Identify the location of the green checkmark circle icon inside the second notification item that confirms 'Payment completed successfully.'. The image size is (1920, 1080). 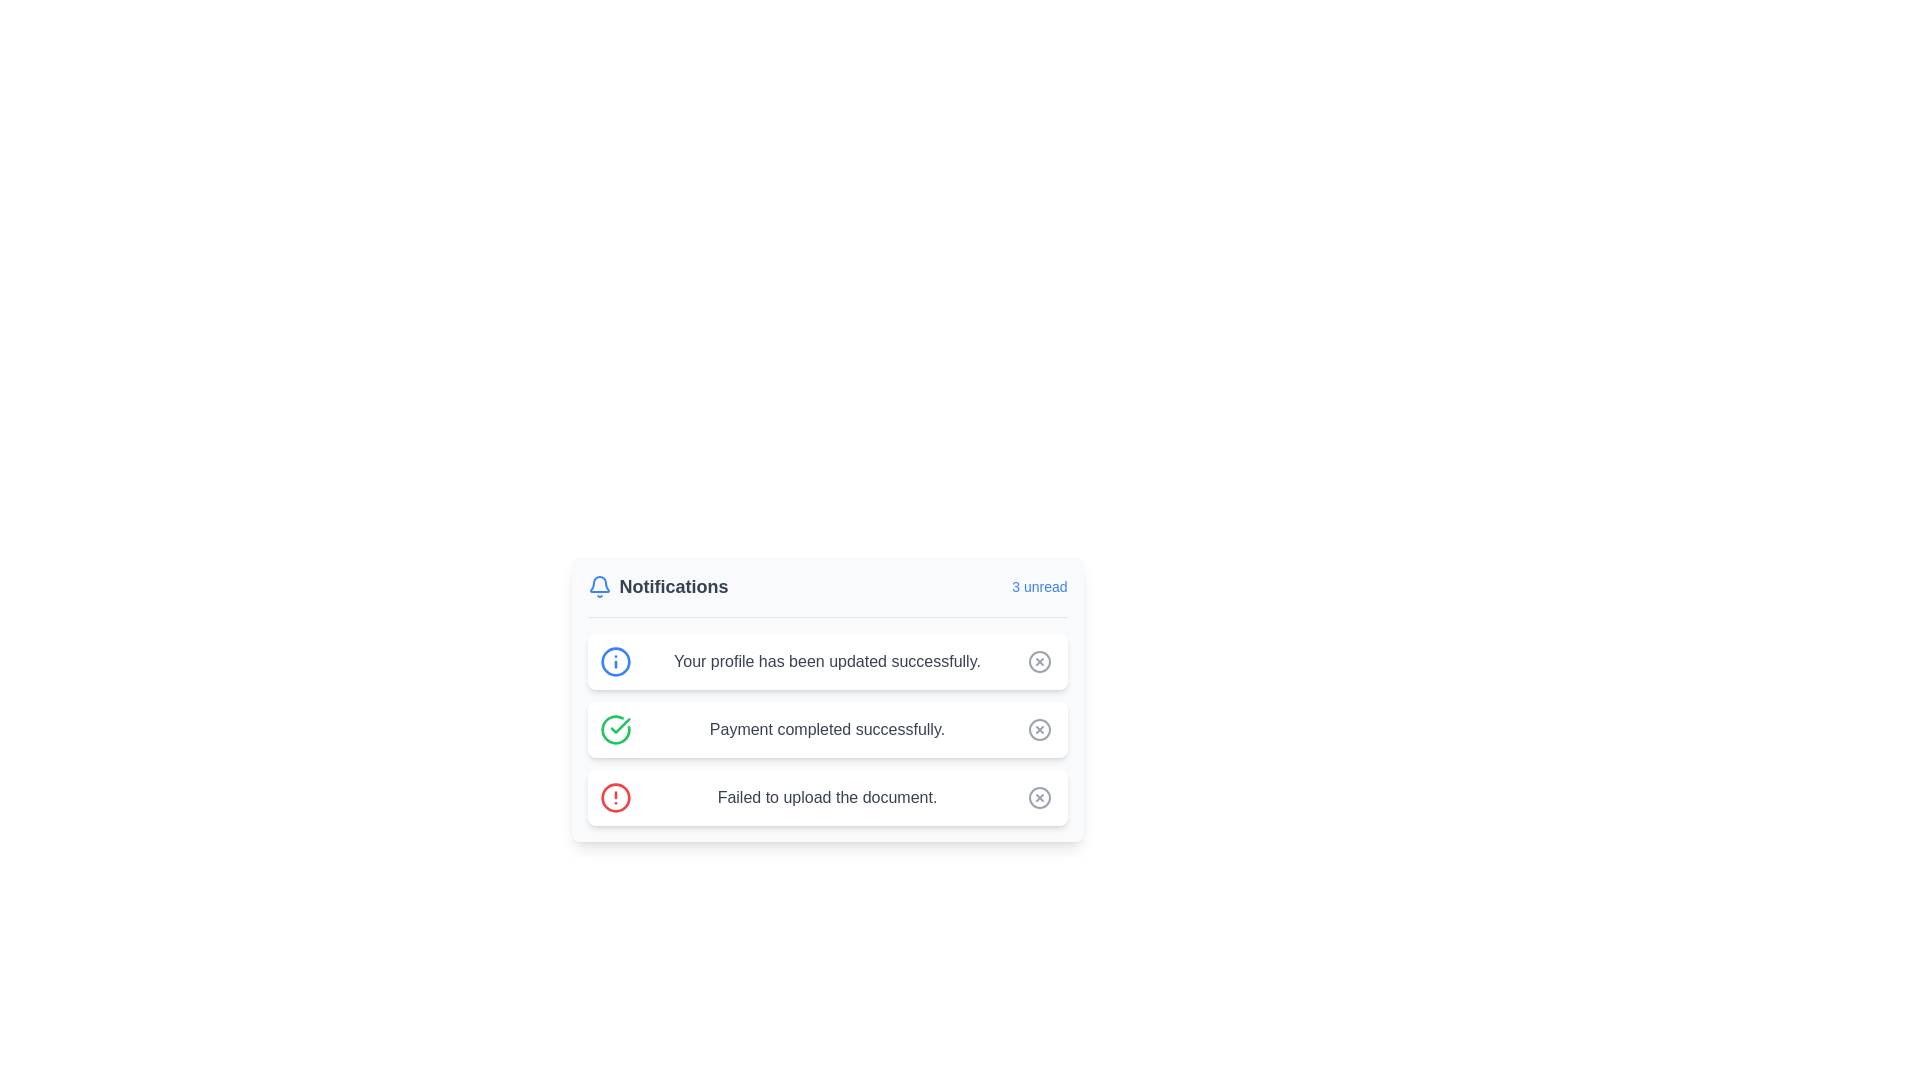
(614, 729).